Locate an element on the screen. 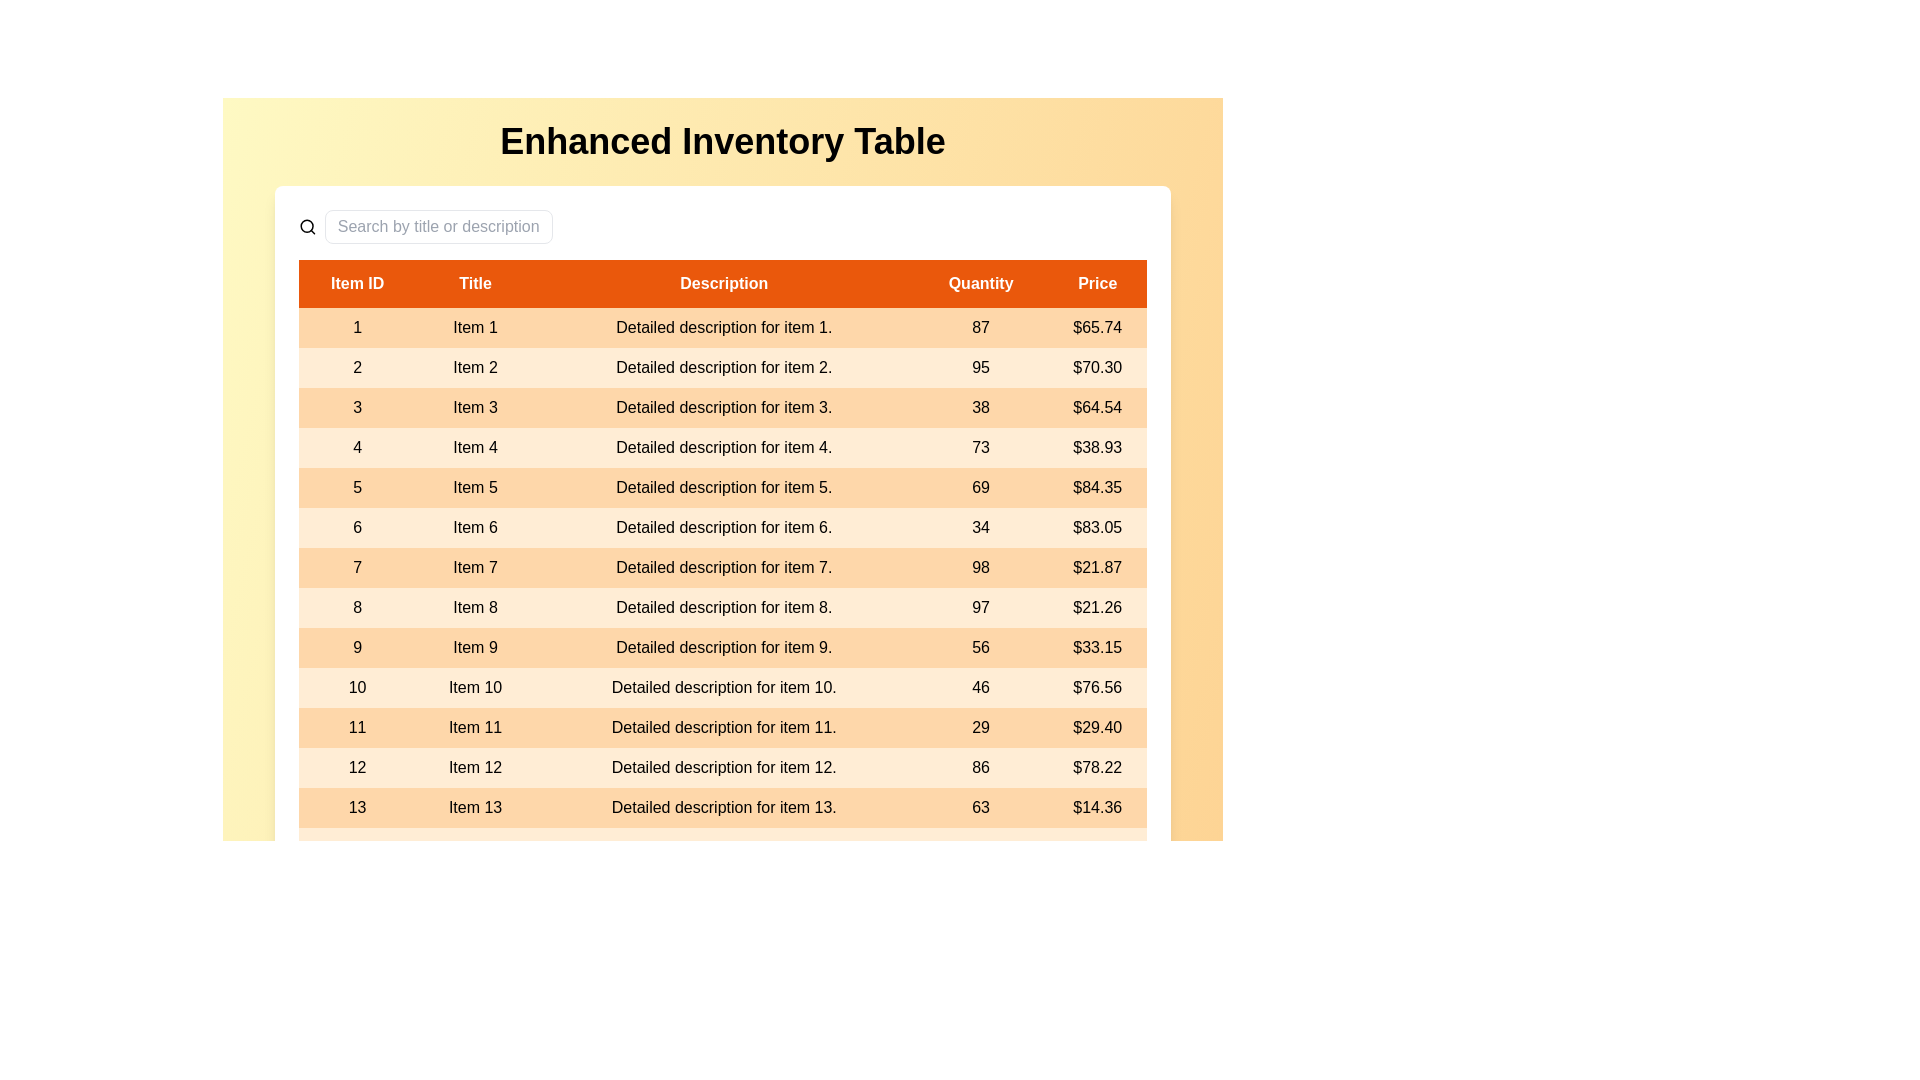 The height and width of the screenshot is (1080, 1920). the column header Description to view additional information is located at coordinates (723, 284).